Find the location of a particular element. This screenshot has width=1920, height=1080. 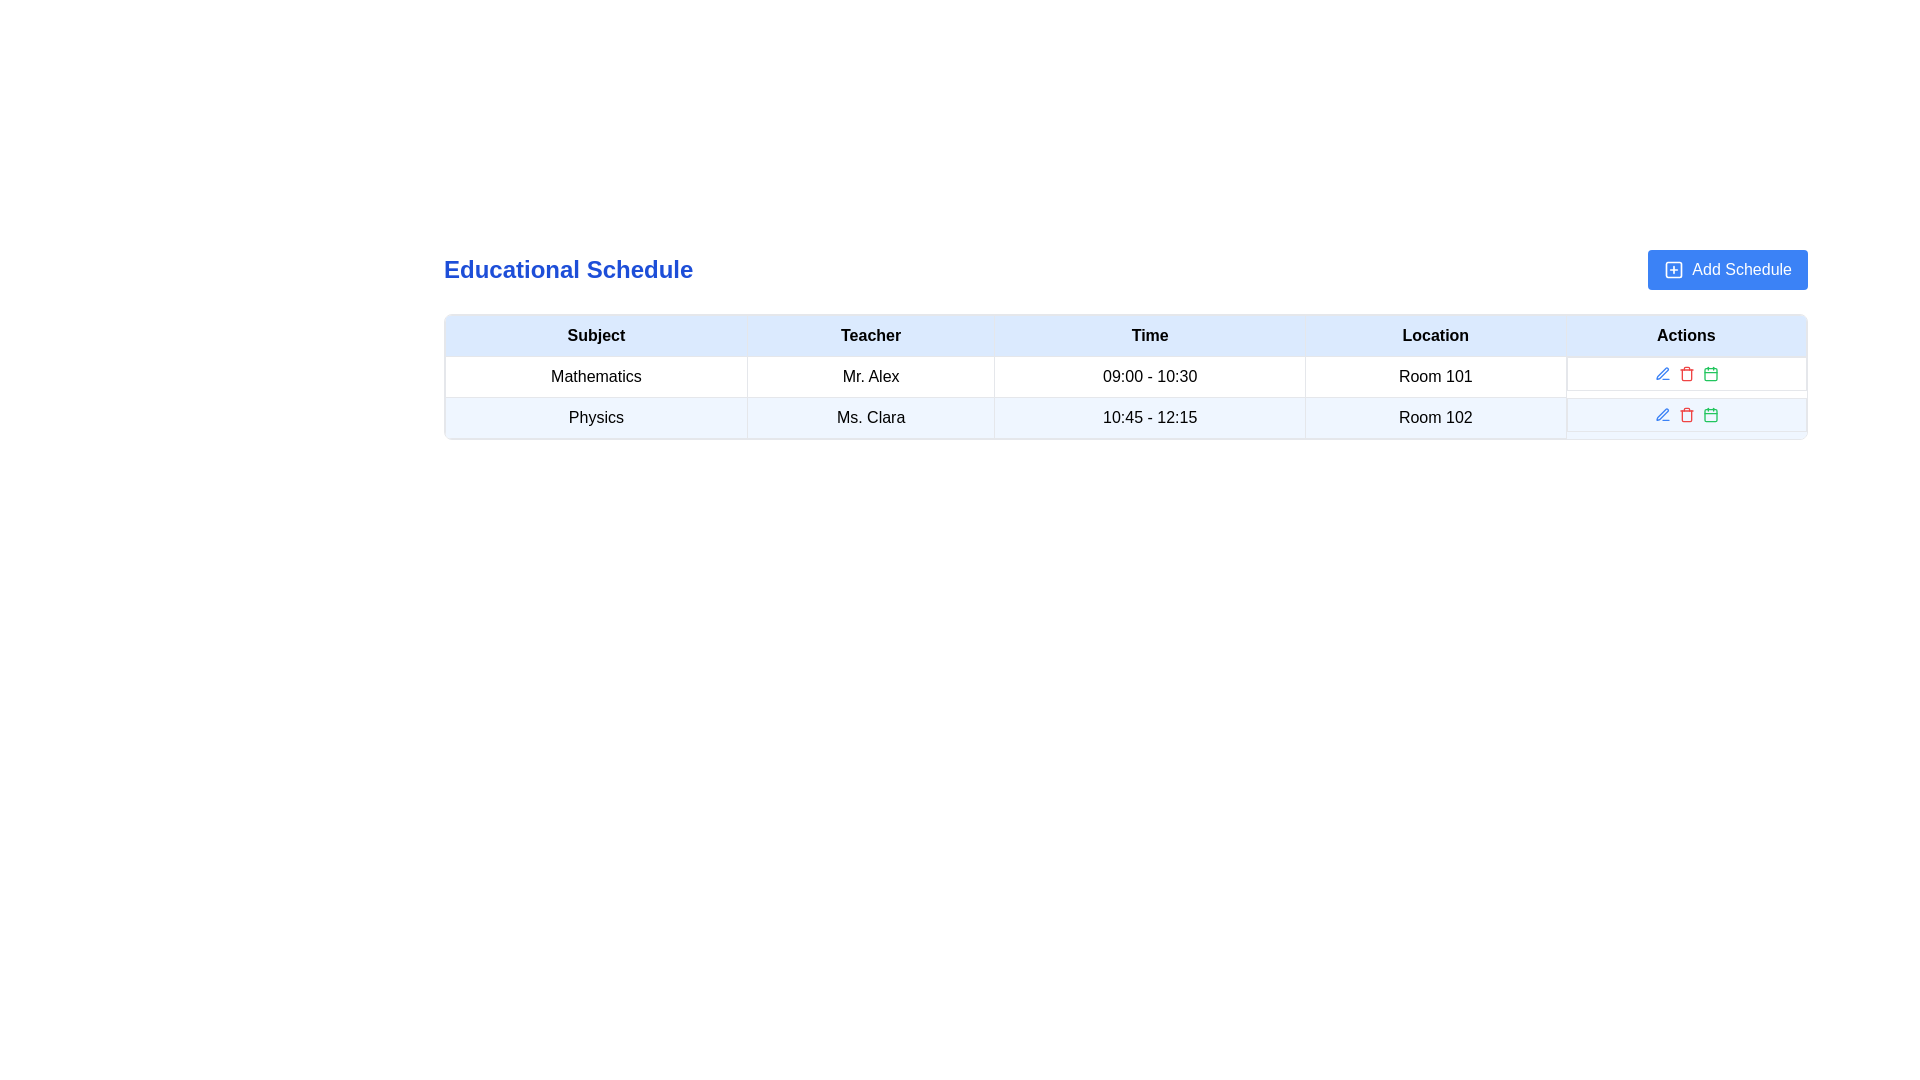

the pencil-shaped icon button in the 'Actions' column of the data table for the entry 'Physics' is located at coordinates (1662, 373).